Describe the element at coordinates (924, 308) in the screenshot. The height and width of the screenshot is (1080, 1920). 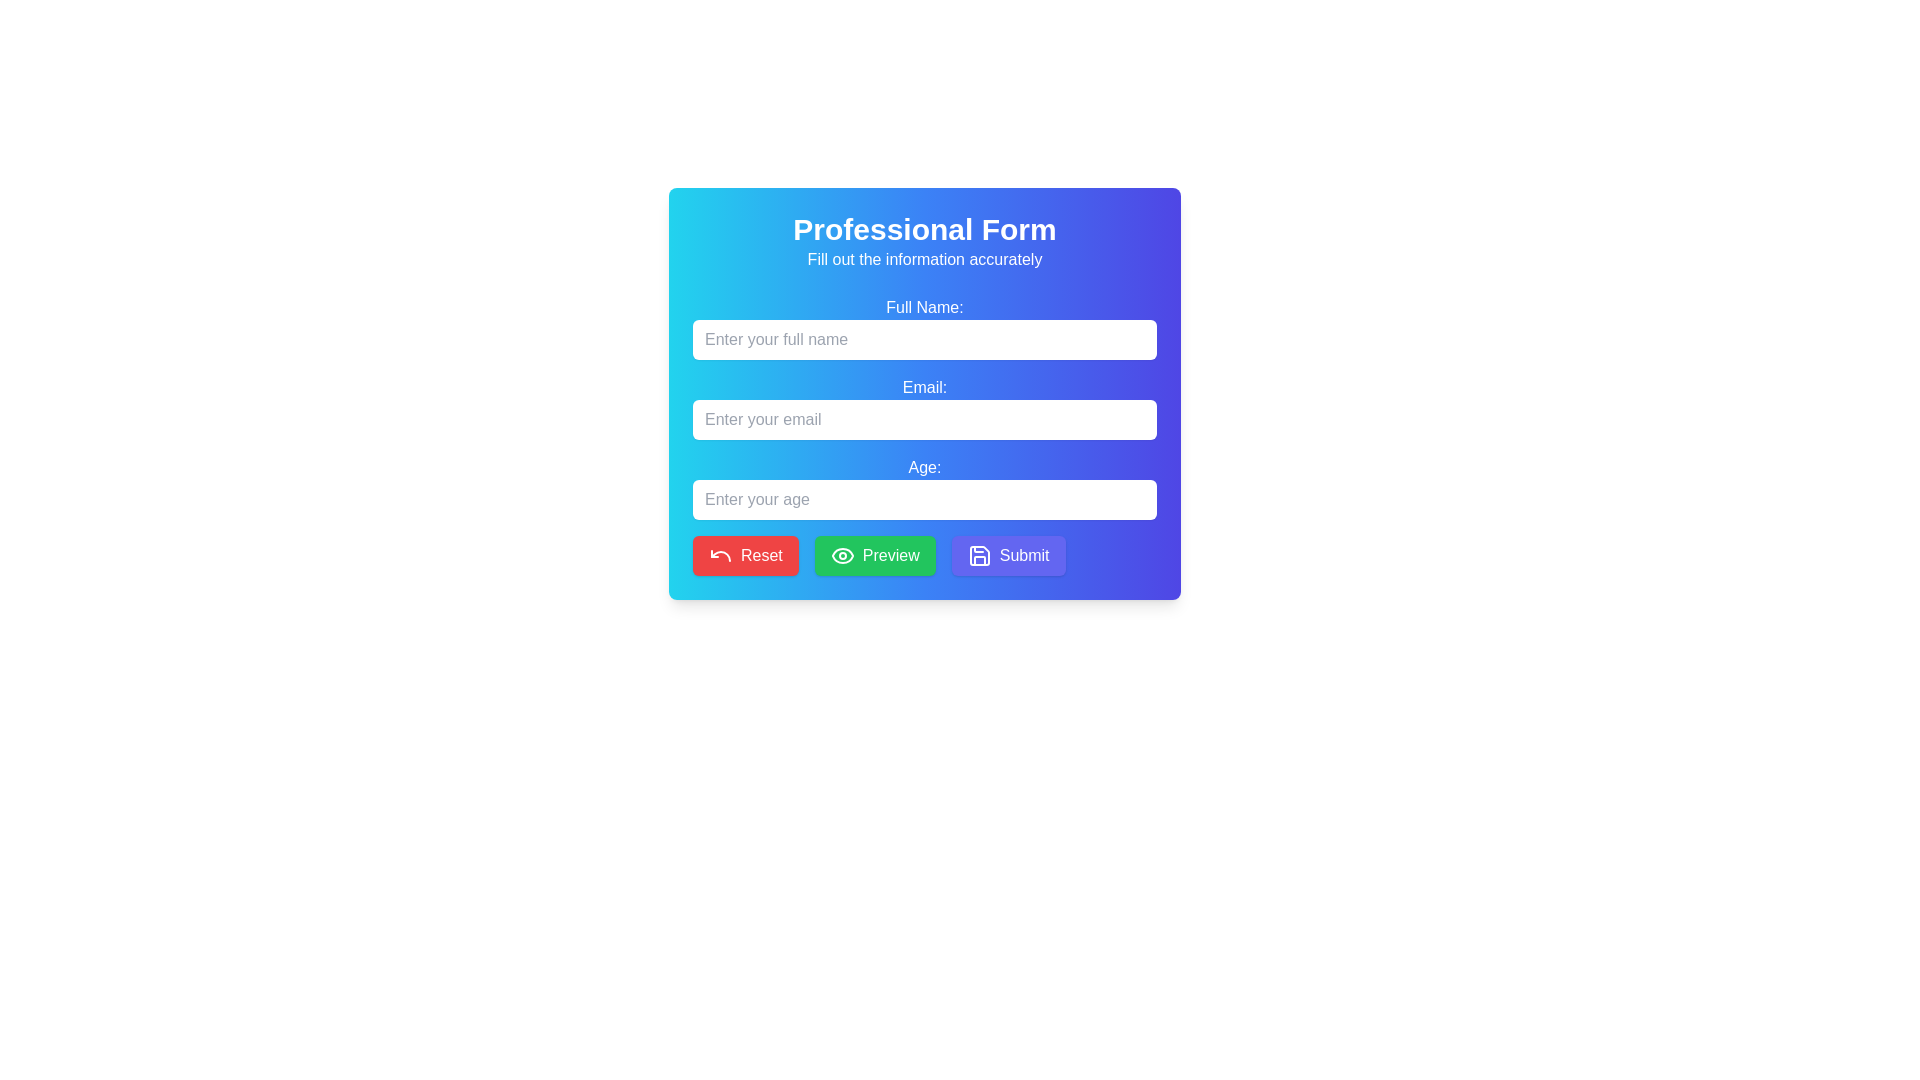
I see `the label that guides users for the full name input field in the form layout` at that location.